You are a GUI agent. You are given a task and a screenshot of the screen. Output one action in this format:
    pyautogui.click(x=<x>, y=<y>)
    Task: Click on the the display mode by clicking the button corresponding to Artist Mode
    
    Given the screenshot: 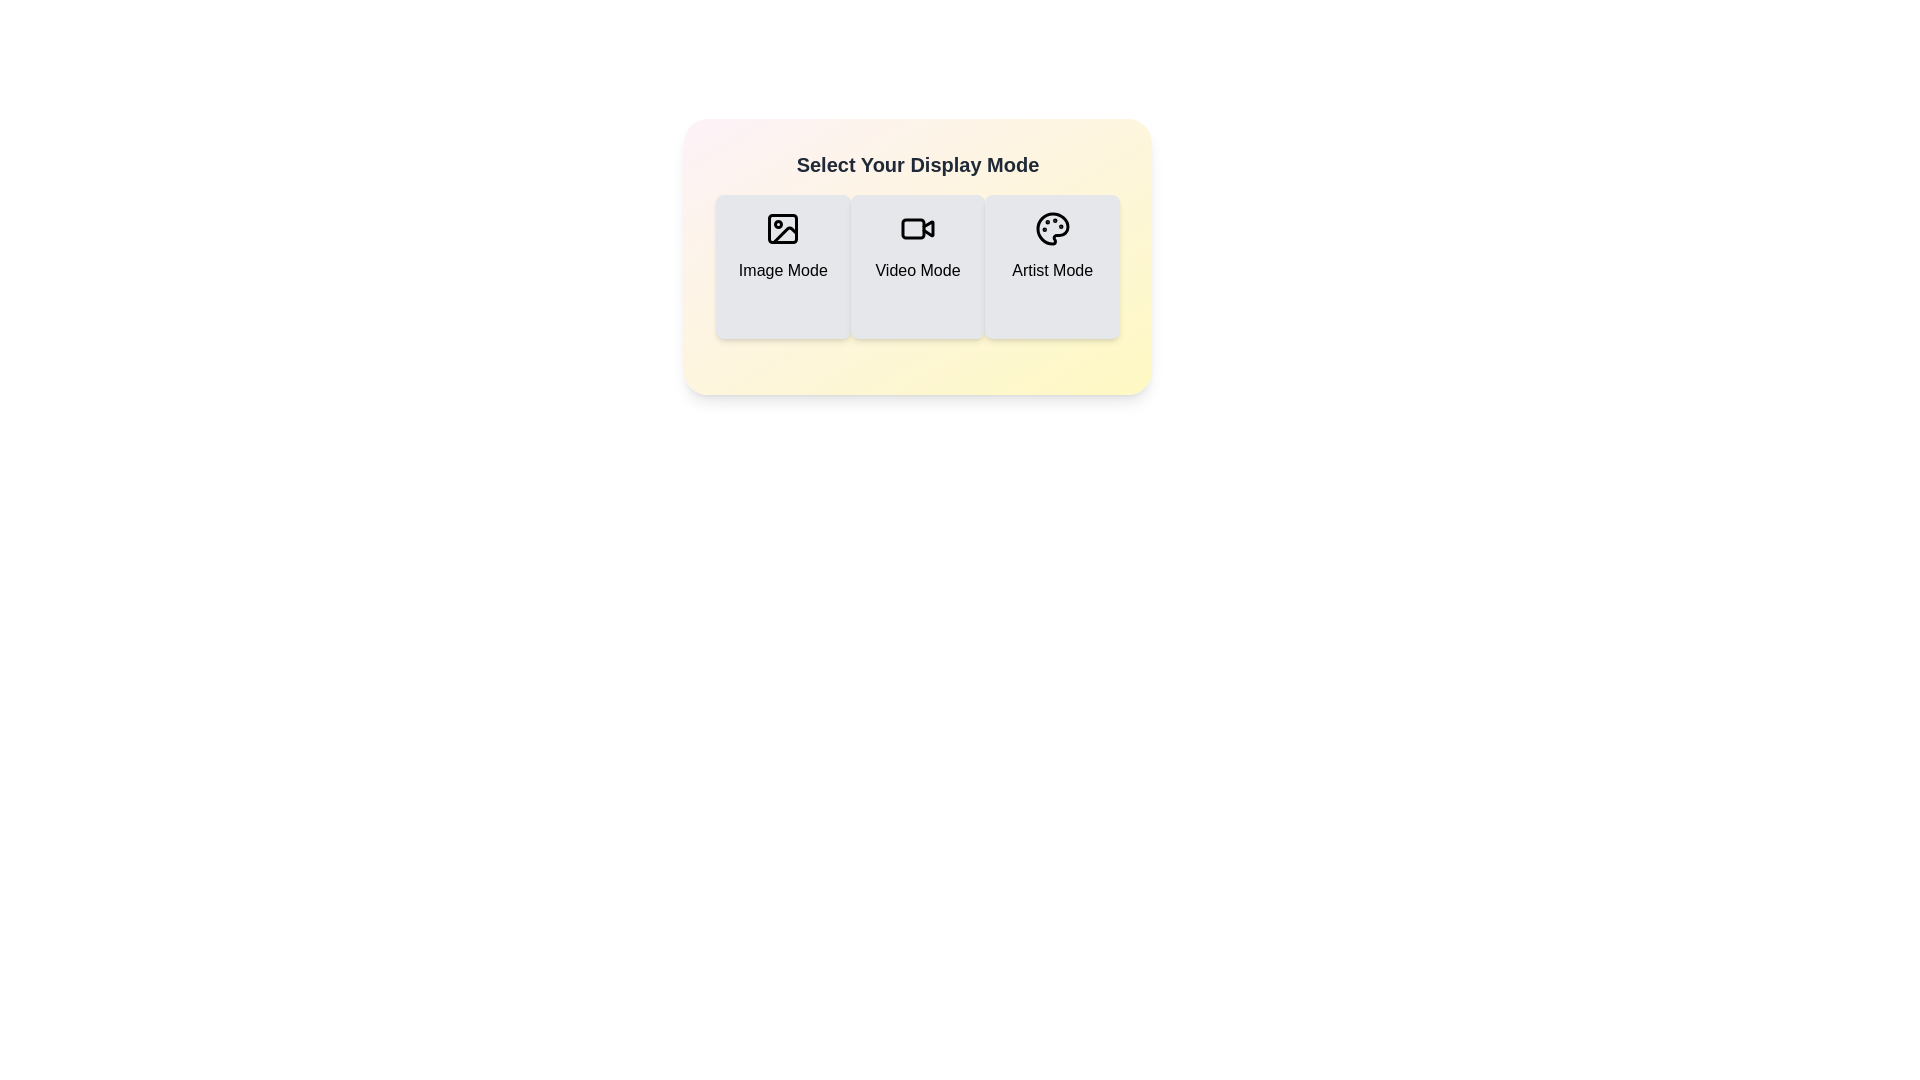 What is the action you would take?
    pyautogui.click(x=1051, y=265)
    